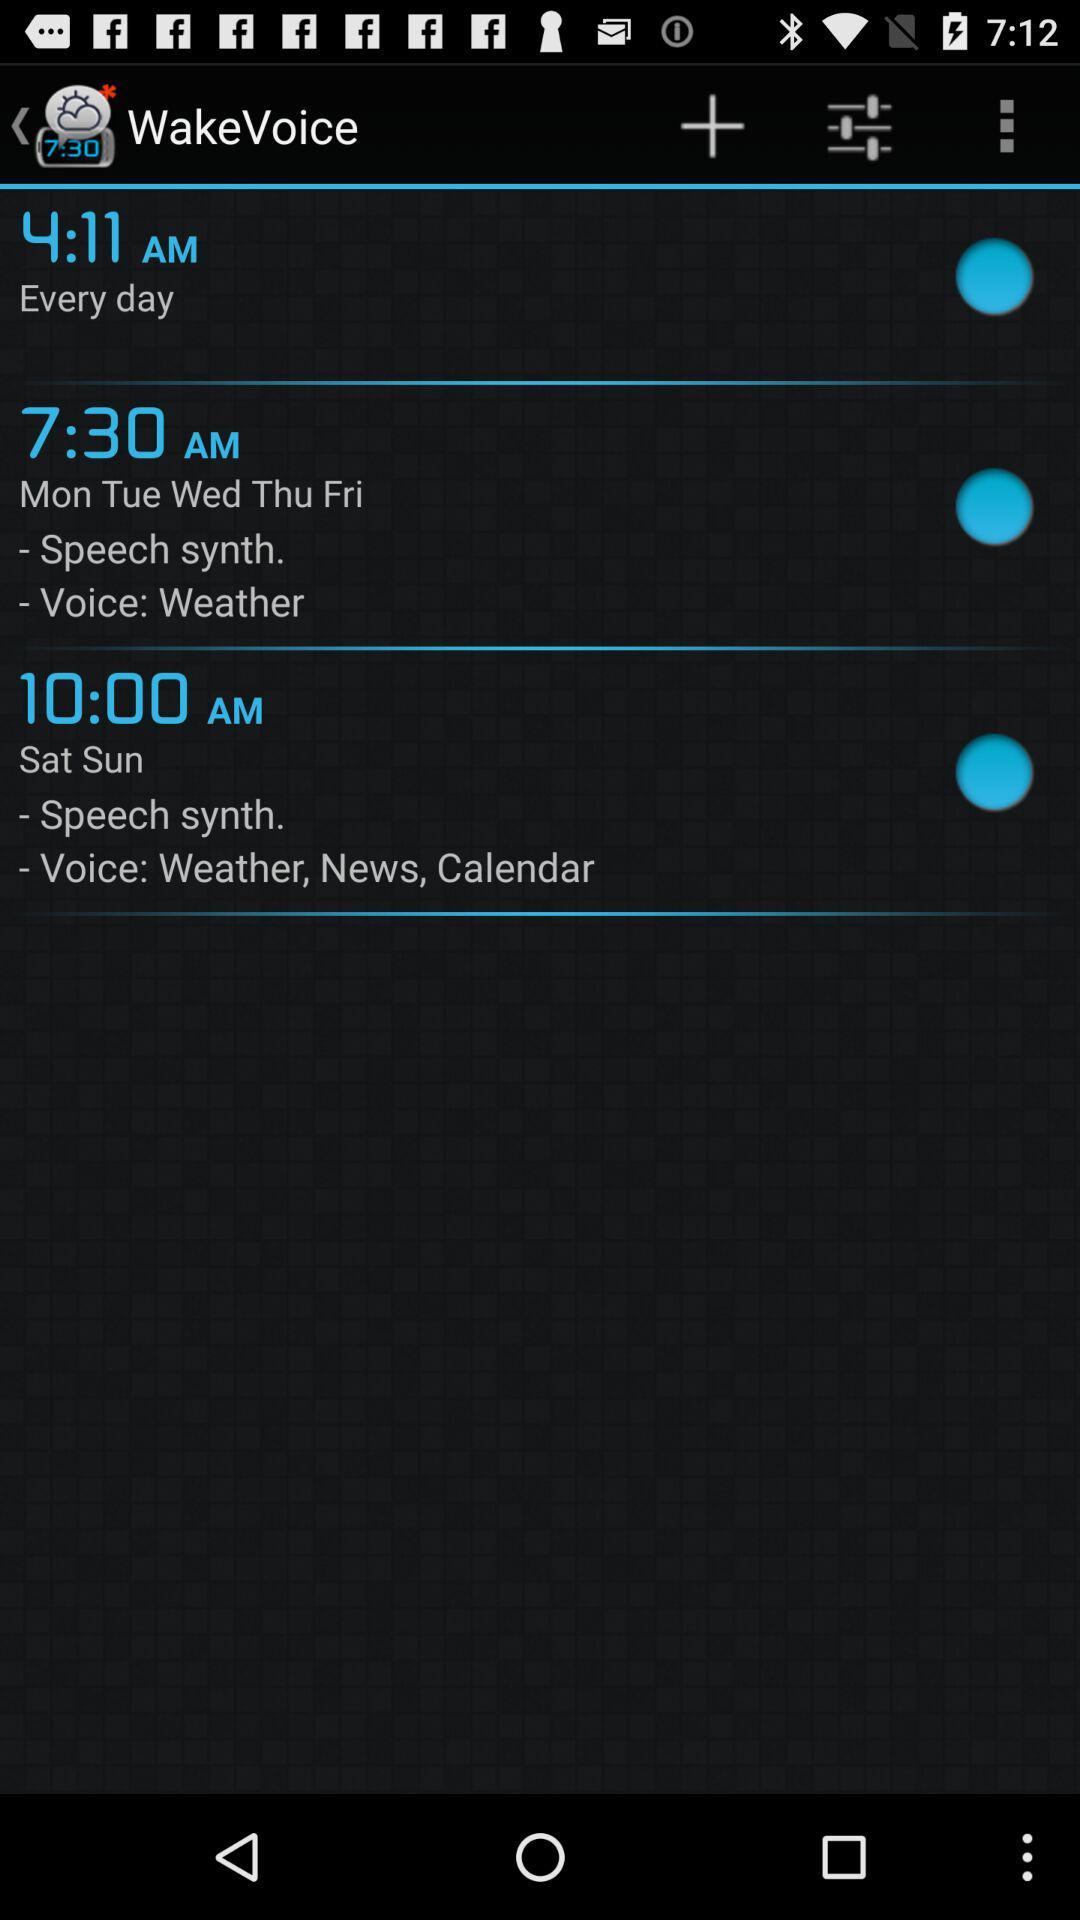 Image resolution: width=1080 pixels, height=1920 pixels. What do you see at coordinates (453, 300) in the screenshot?
I see `the every day app` at bounding box center [453, 300].